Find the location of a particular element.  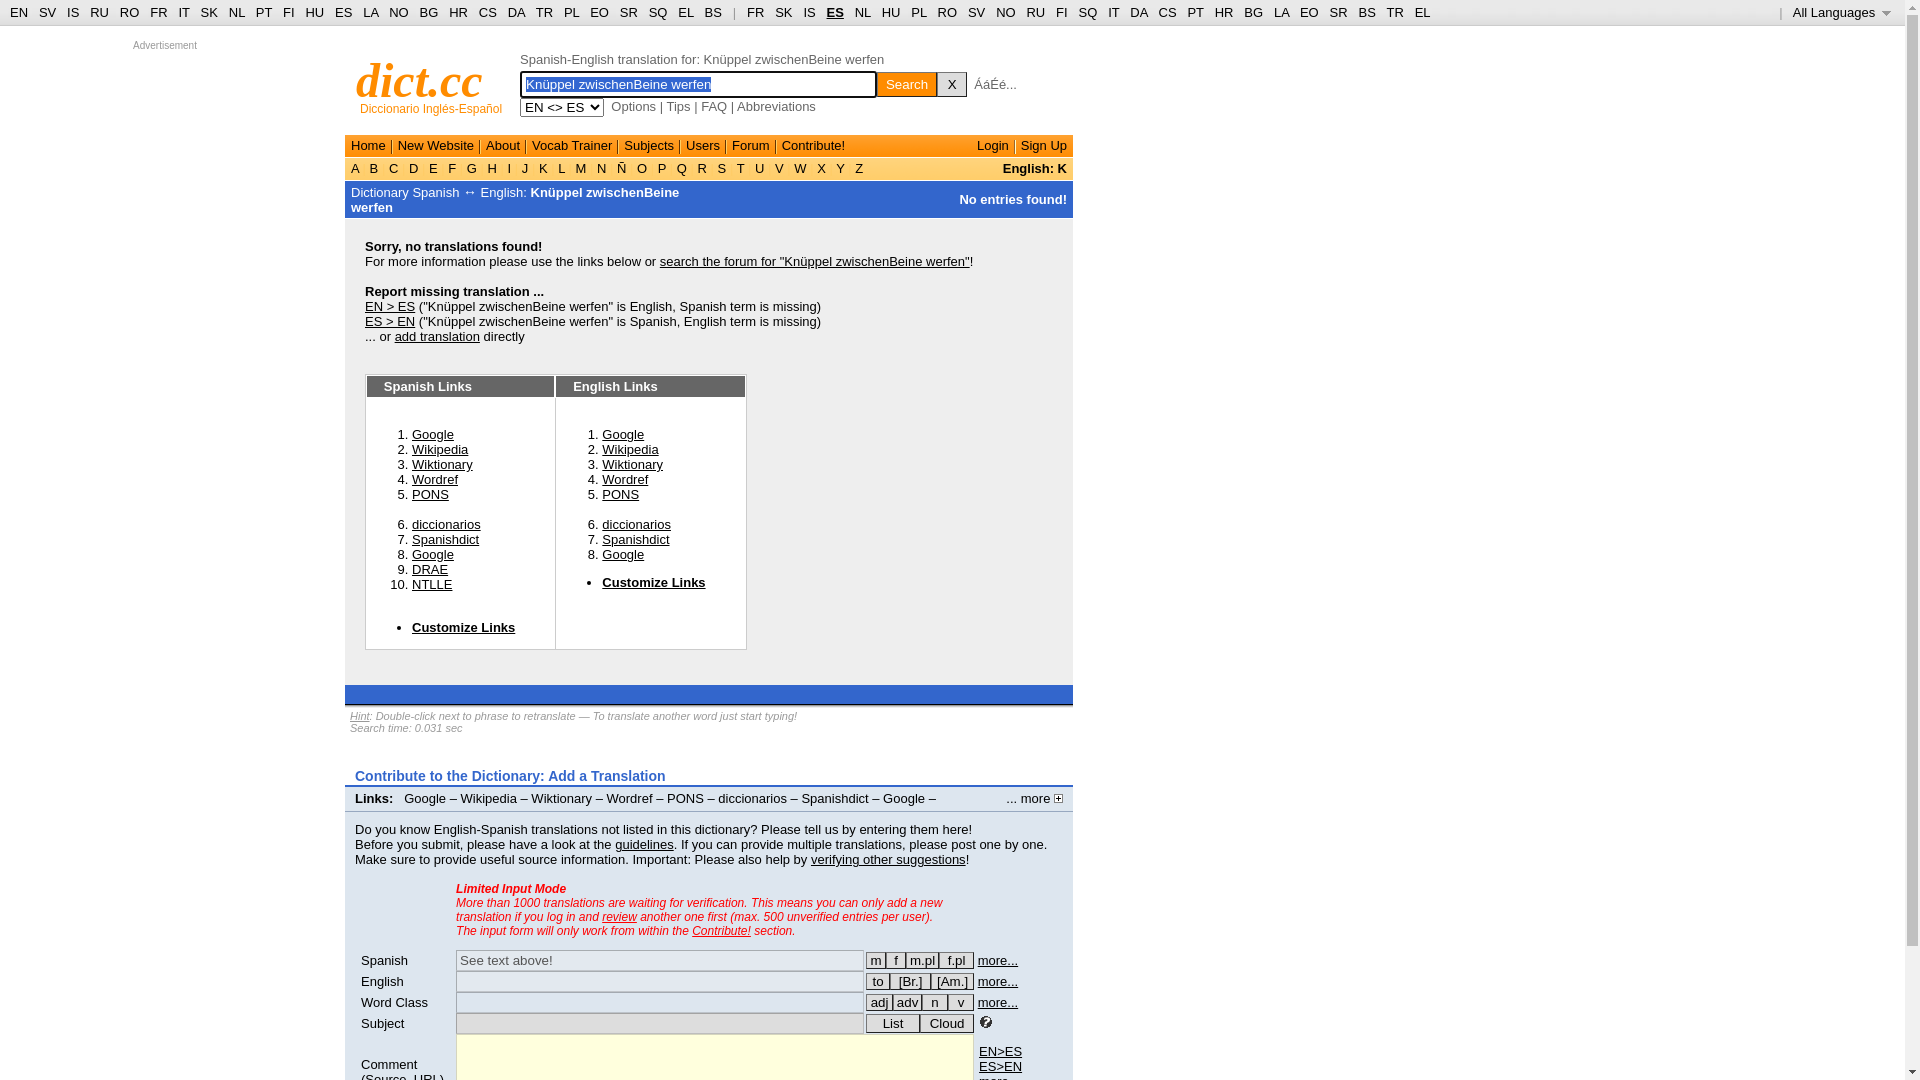

'Y' is located at coordinates (833, 167).